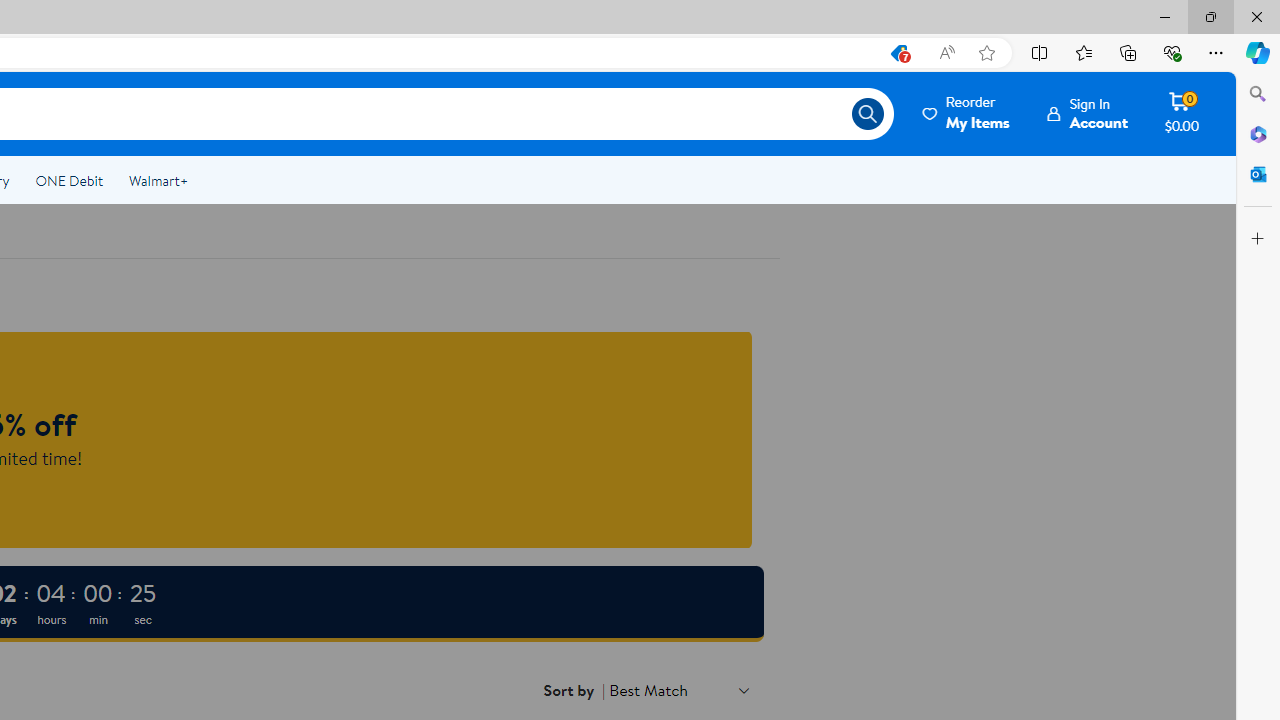  Describe the element at coordinates (743, 689) in the screenshot. I see `'Class: ld ld-ChevronDown pa0 ml6'` at that location.